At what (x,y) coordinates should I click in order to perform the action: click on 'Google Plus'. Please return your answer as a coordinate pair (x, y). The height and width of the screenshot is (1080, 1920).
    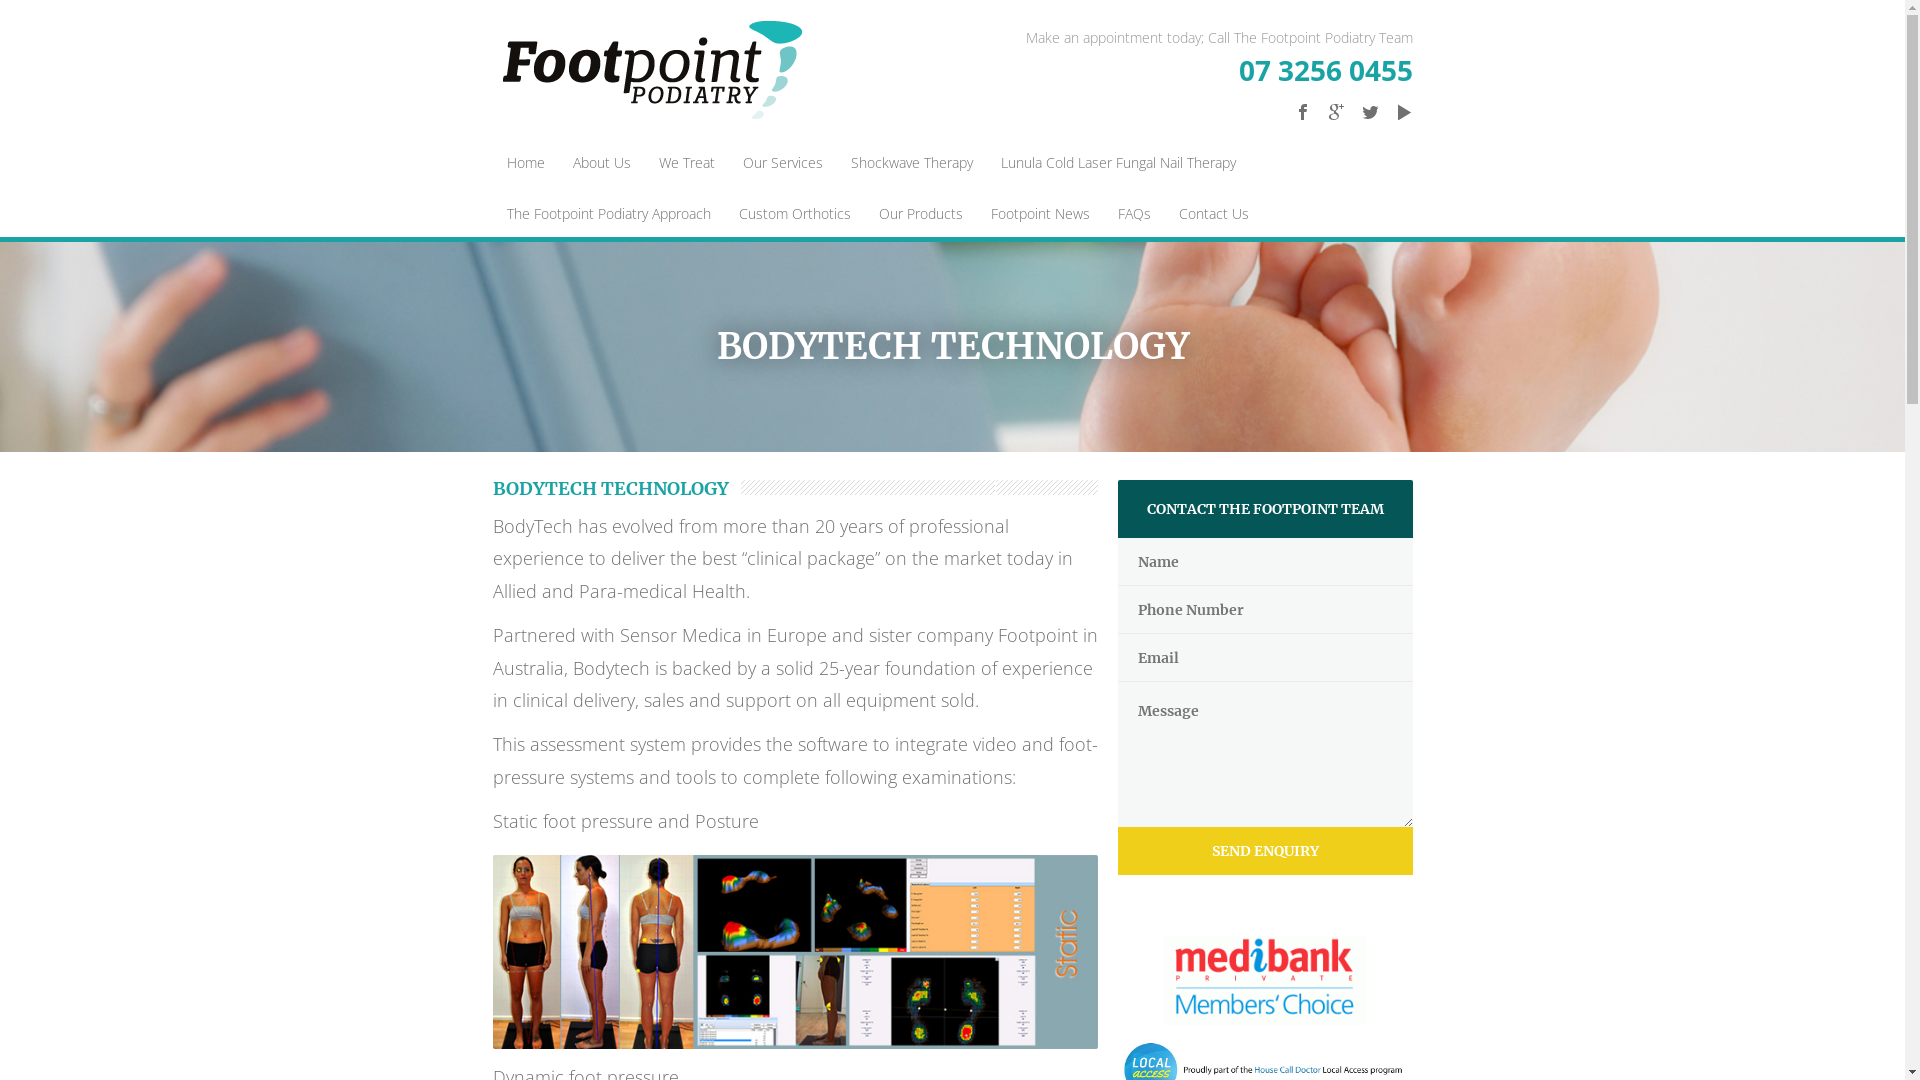
    Looking at the image, I should click on (1335, 111).